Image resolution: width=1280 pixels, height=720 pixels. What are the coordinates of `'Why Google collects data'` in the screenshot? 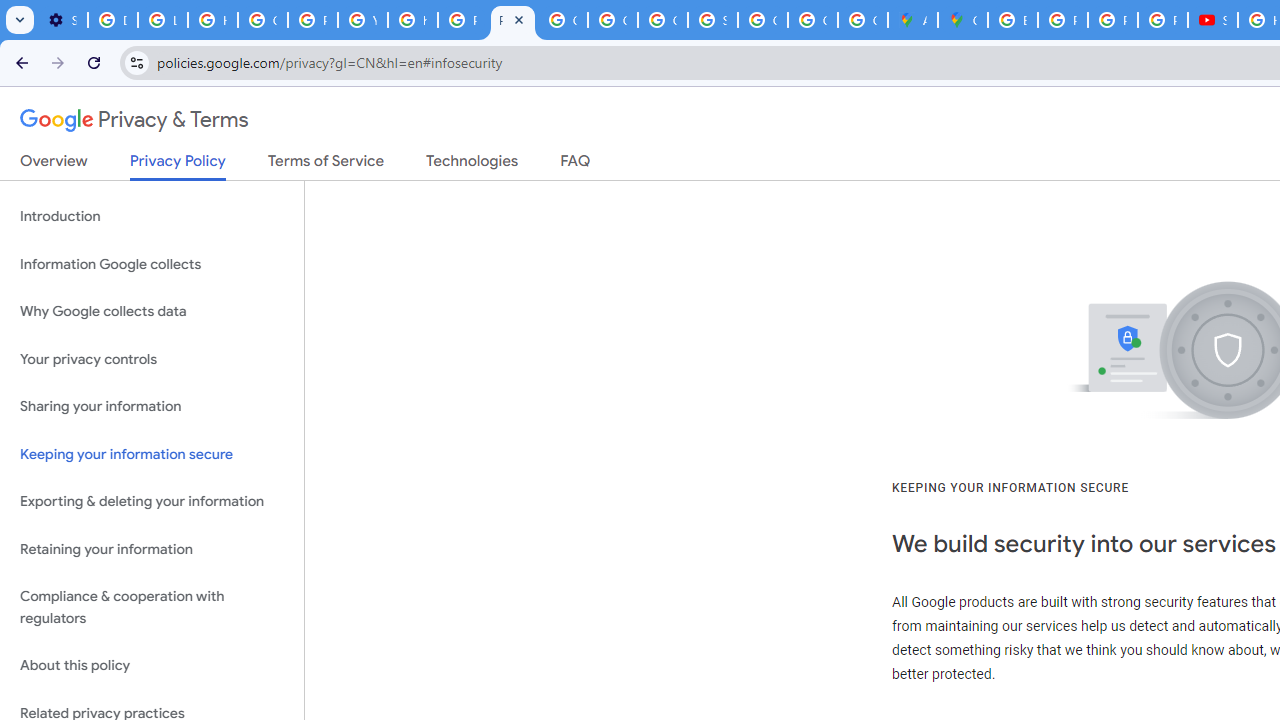 It's located at (151, 312).